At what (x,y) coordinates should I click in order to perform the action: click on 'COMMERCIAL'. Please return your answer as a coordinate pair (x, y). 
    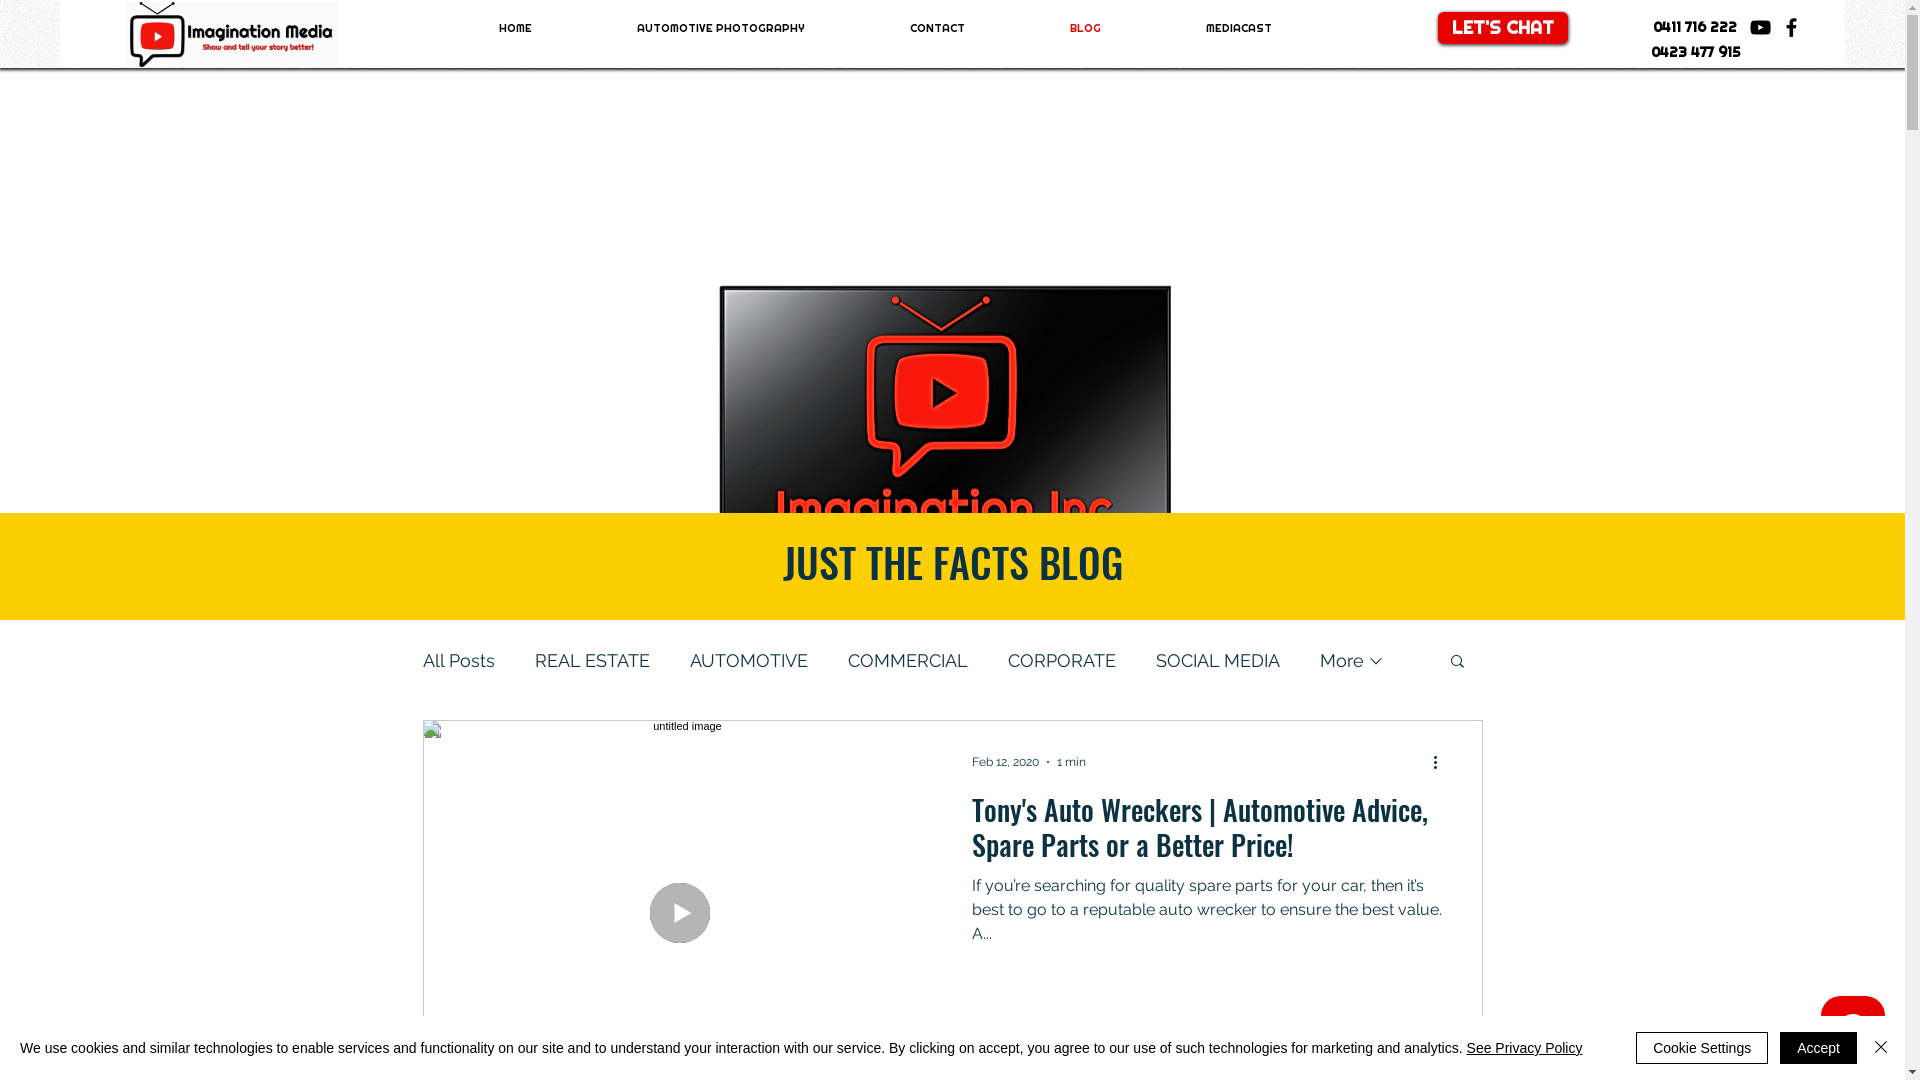
    Looking at the image, I should click on (848, 660).